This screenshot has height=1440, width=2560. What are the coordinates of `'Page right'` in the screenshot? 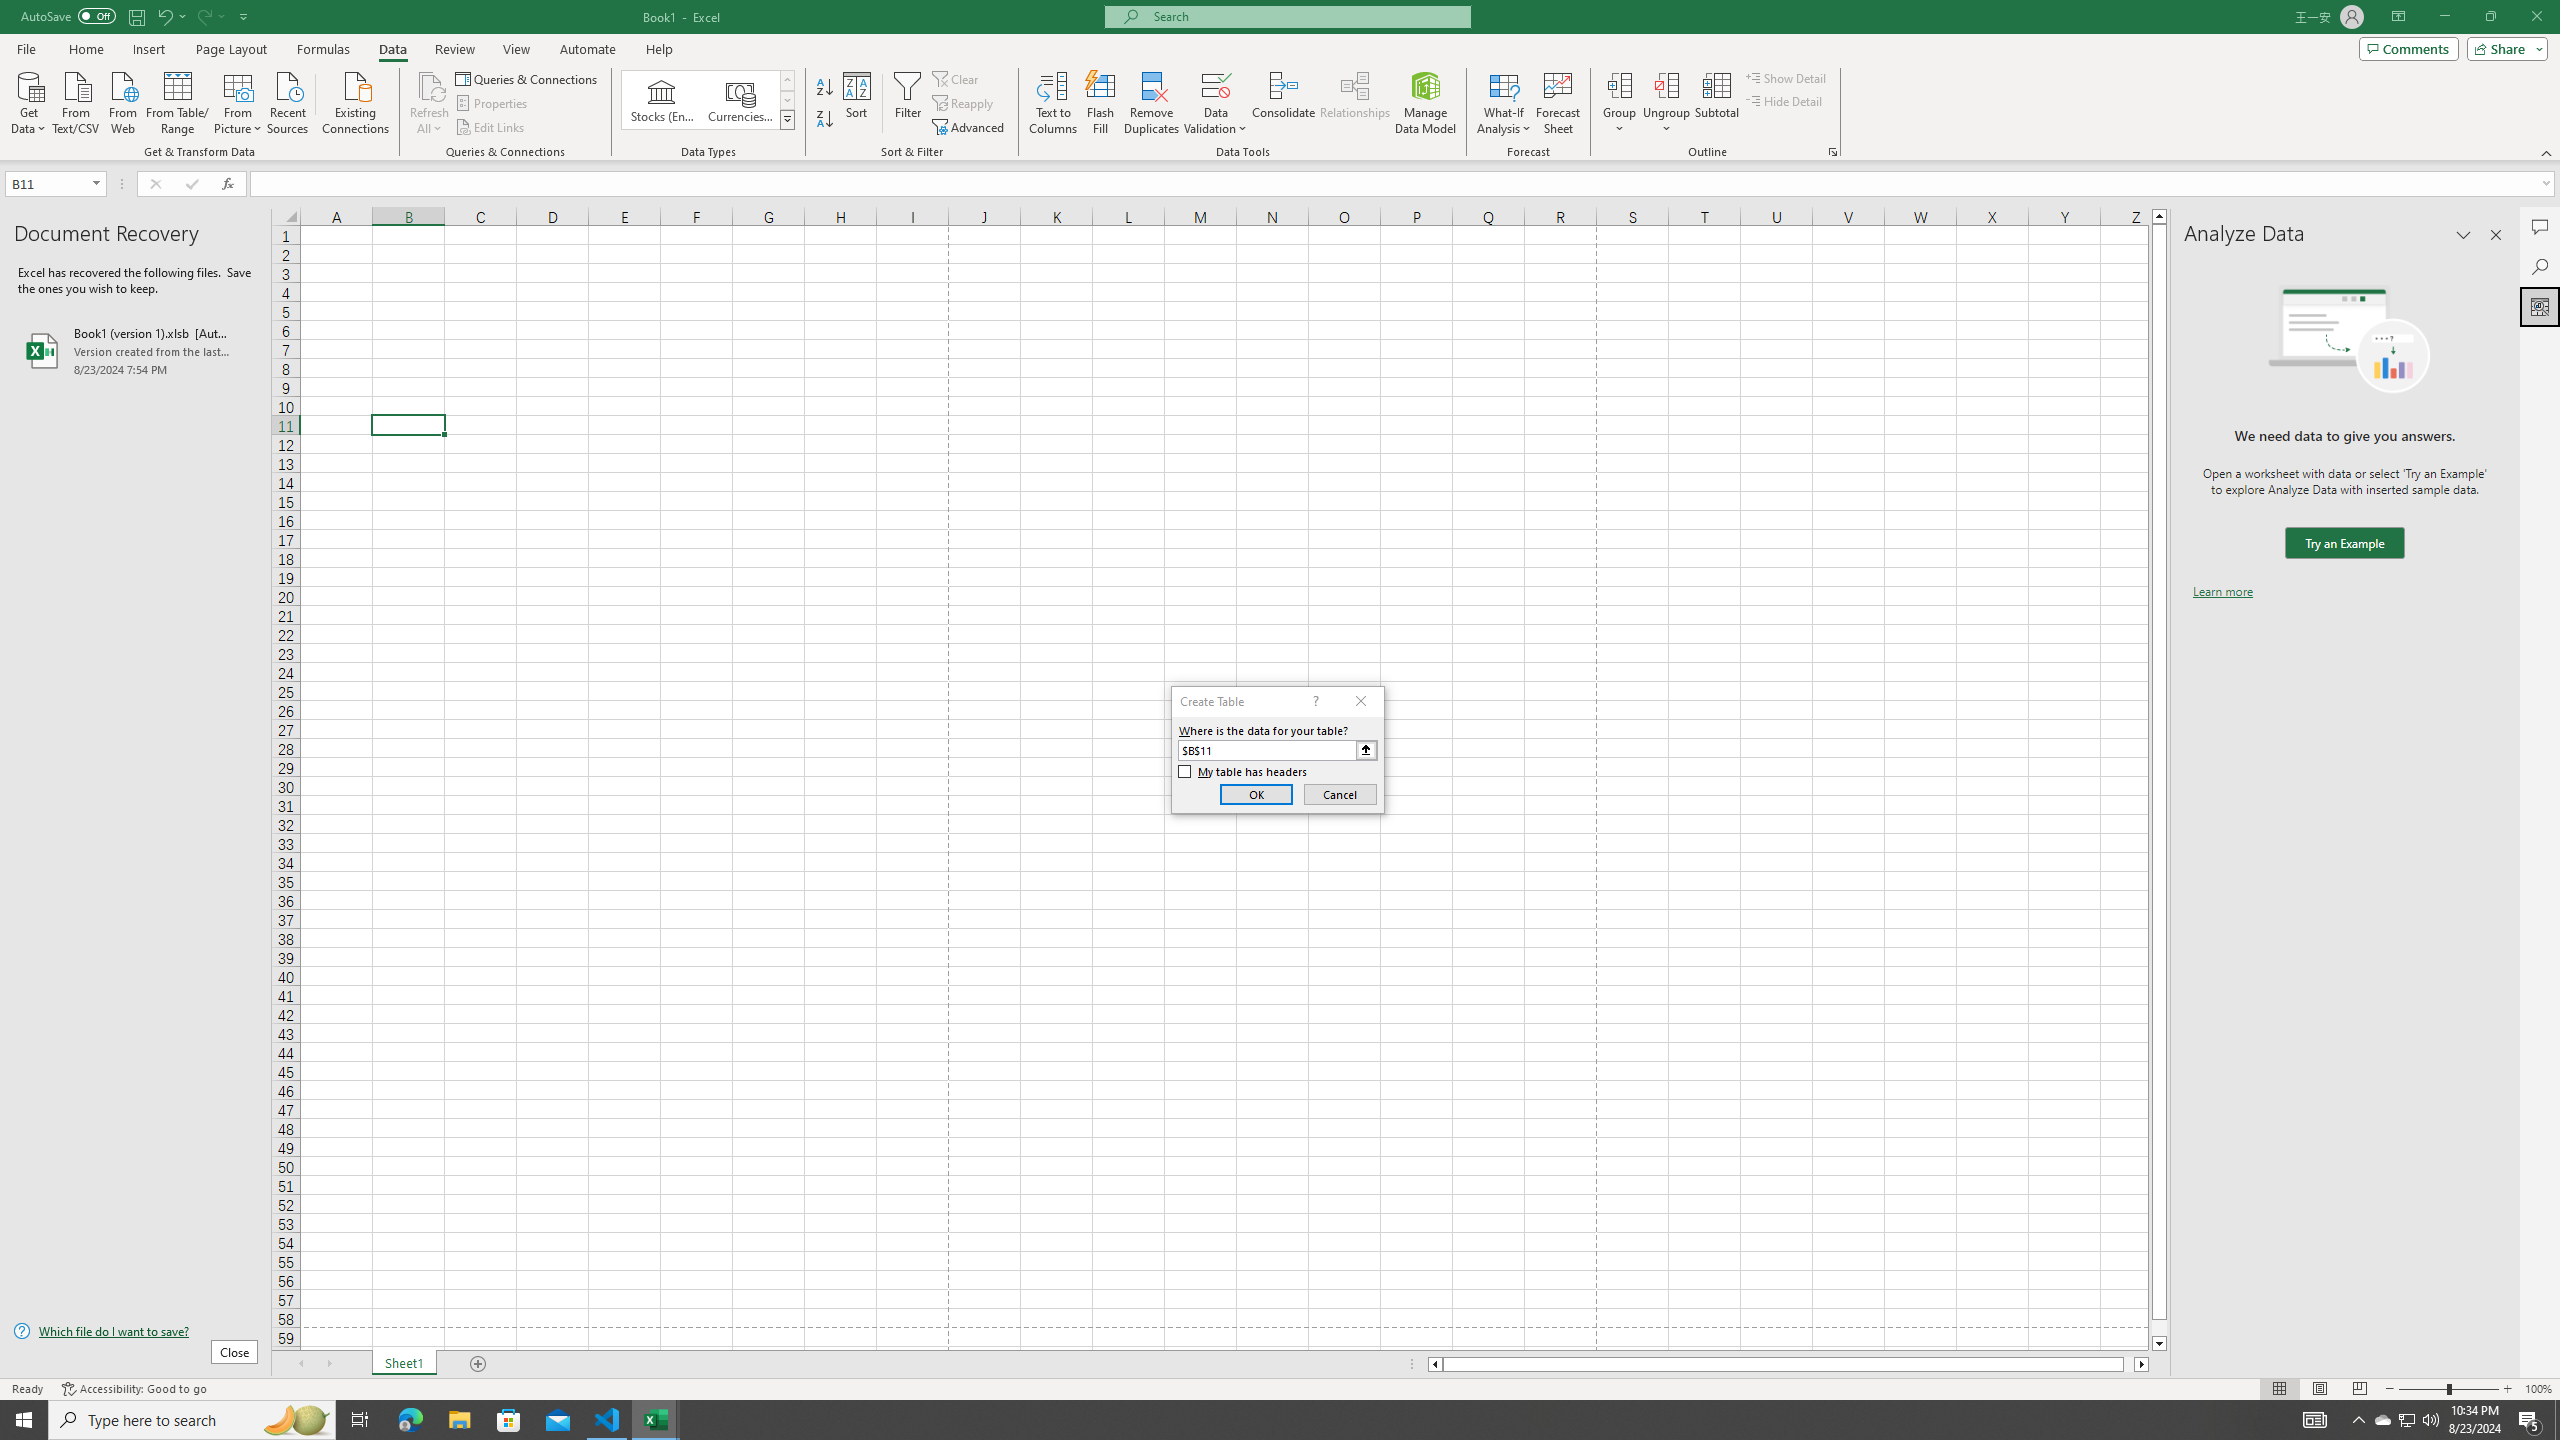 It's located at (2128, 1363).